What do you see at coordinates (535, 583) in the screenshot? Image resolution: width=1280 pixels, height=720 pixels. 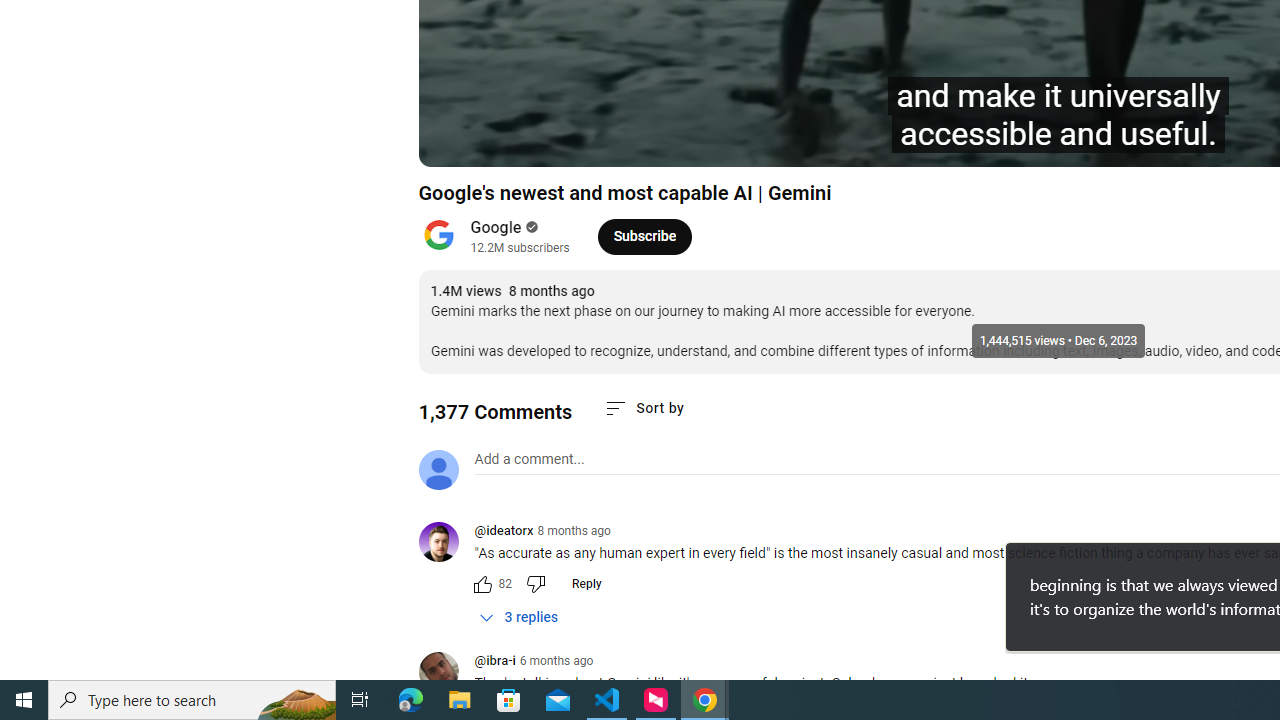 I see `'Dislike this comment'` at bounding box center [535, 583].